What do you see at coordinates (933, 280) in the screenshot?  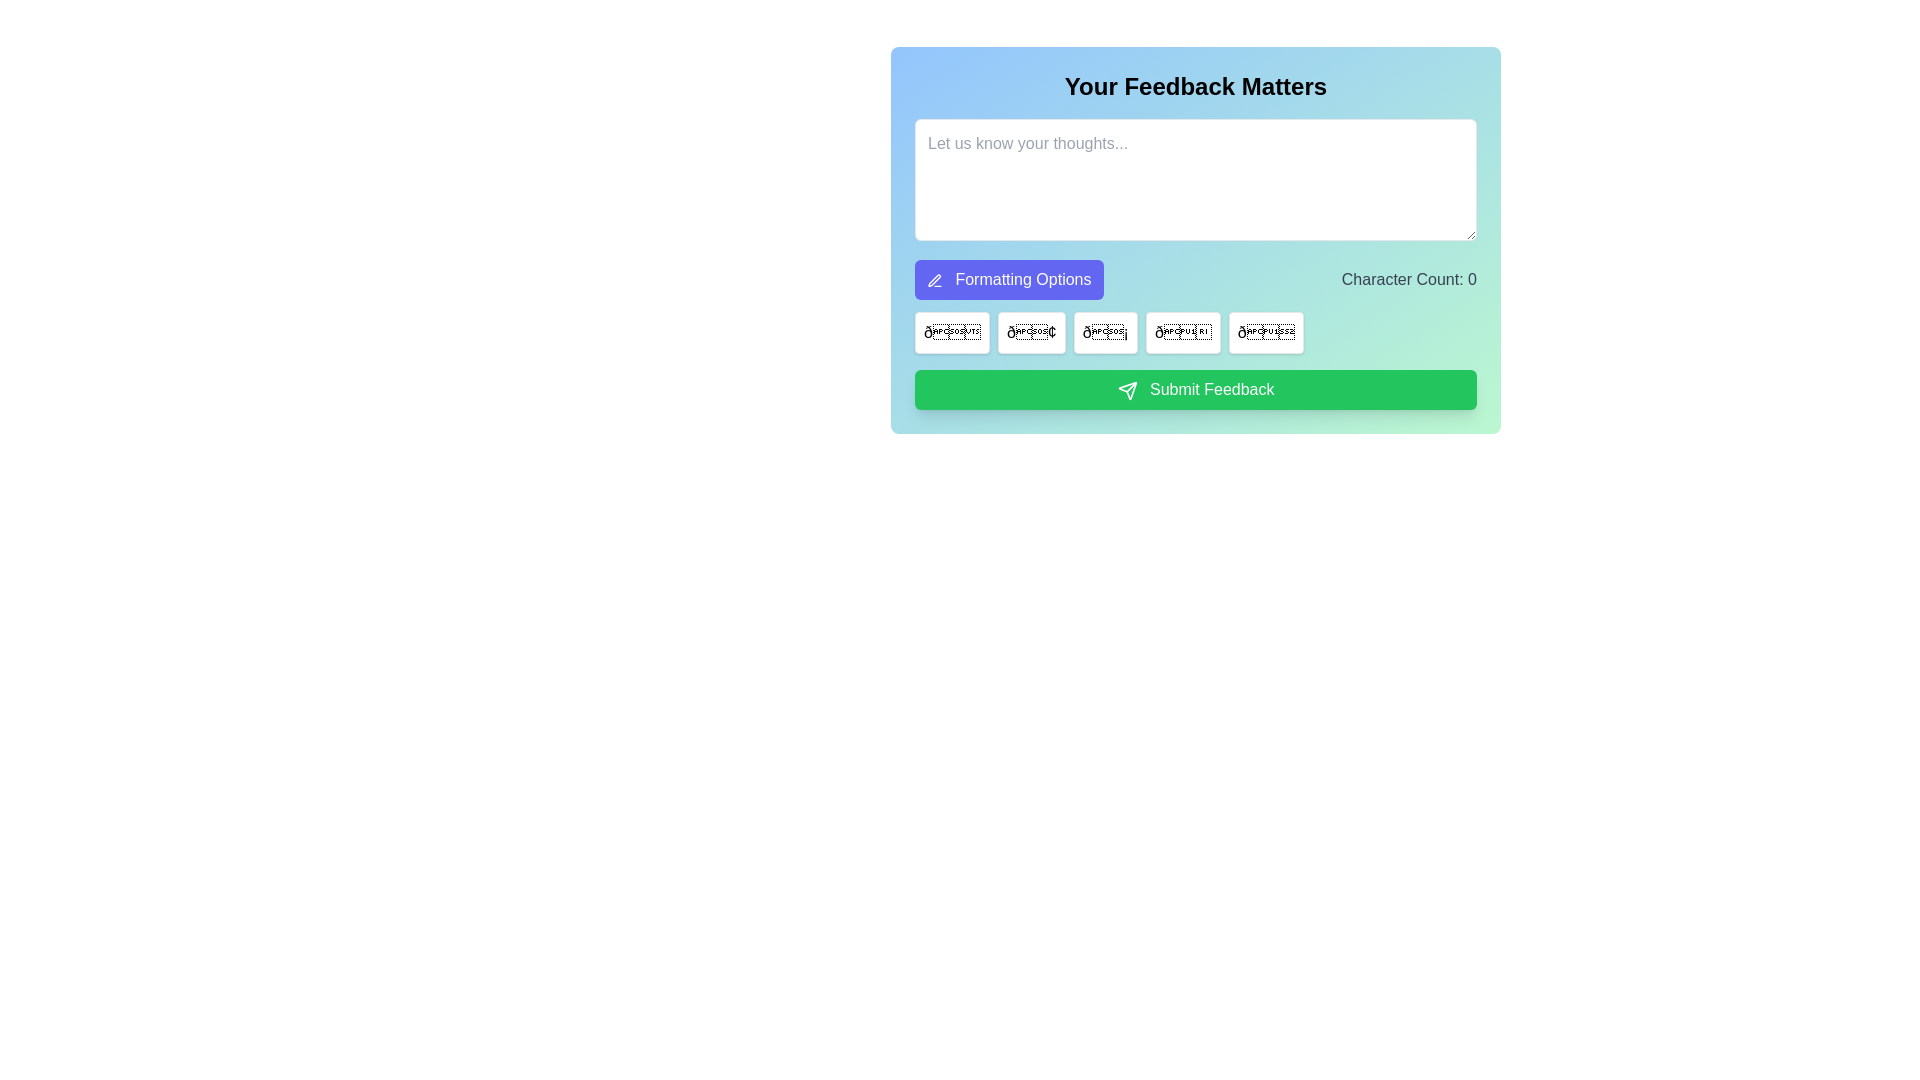 I see `the pen or stylus icon, which is a small outline-style icon located directly to the left of the 'Formatting Options' text` at bounding box center [933, 280].